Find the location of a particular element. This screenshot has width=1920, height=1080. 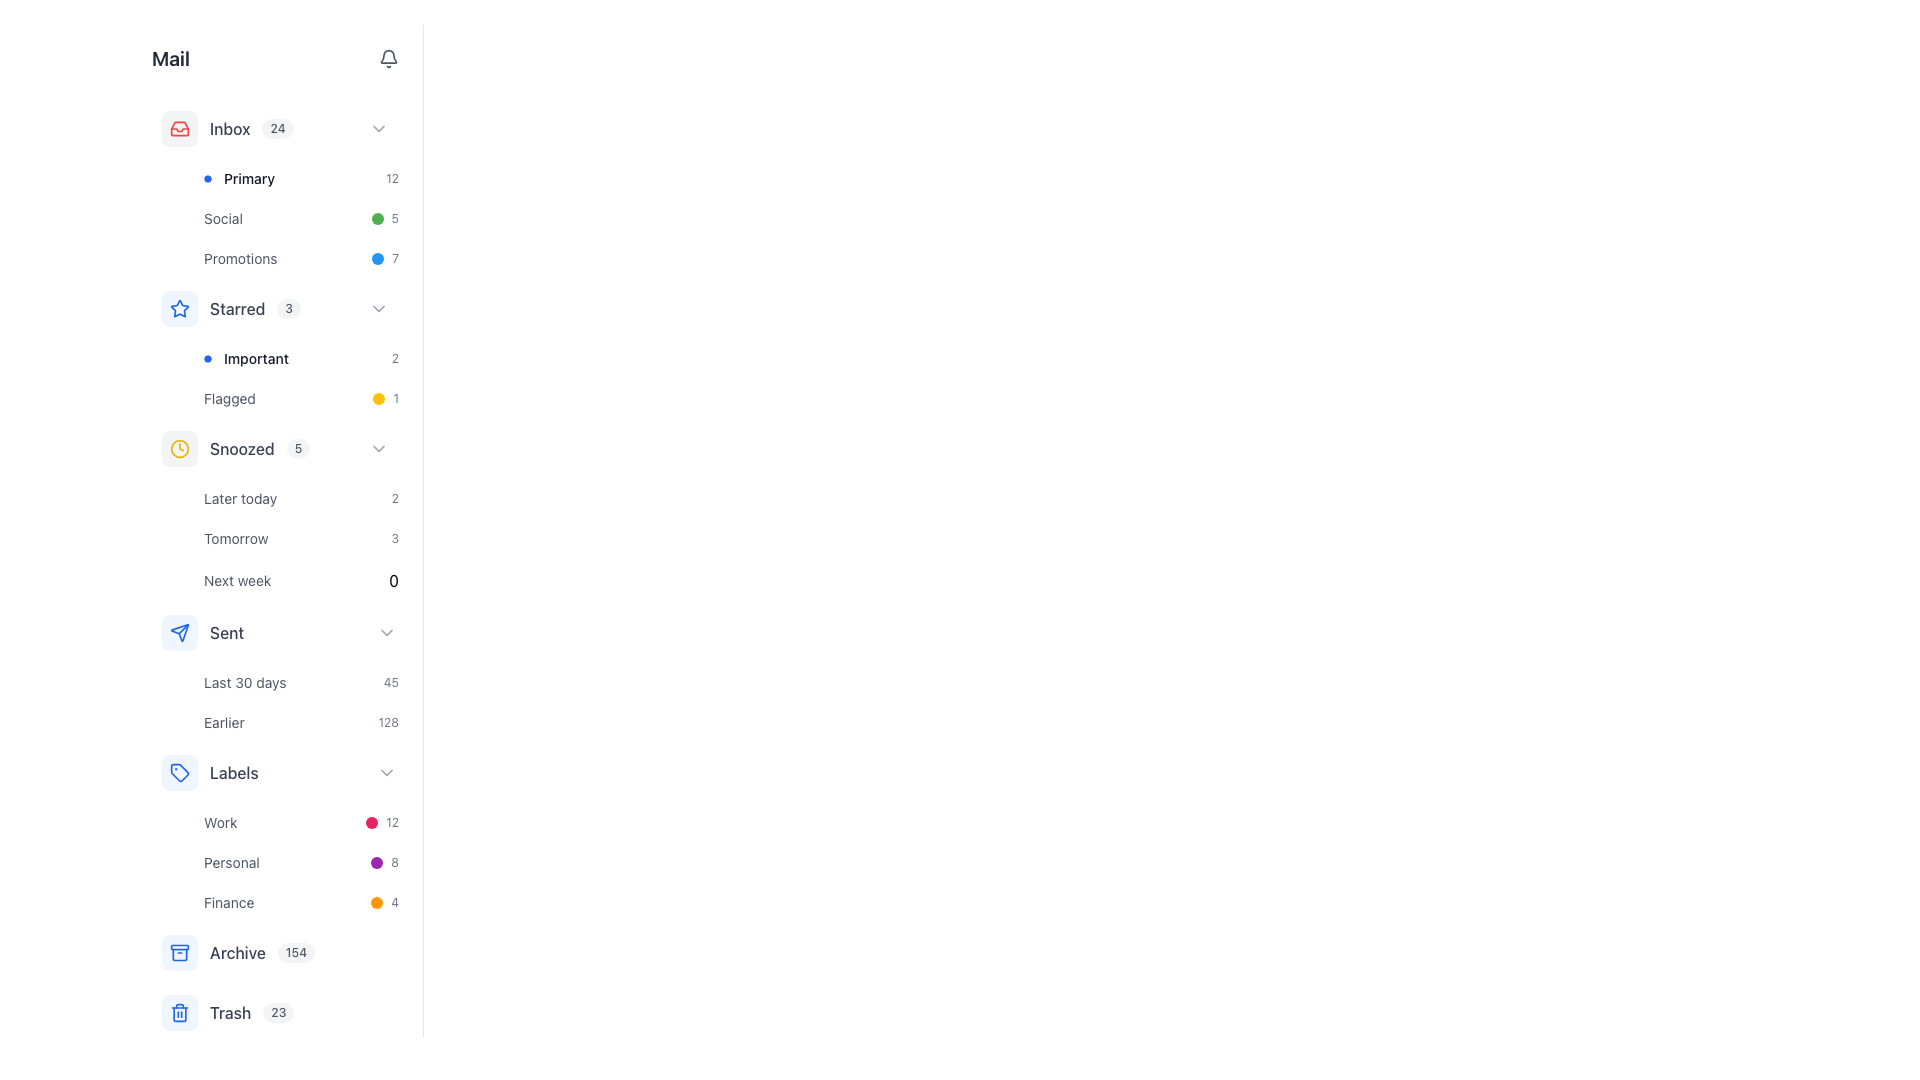

the Text label displaying 'Tomorrow' styled in gray font, which is the first item in the 'Snoozed' category list, located between 'Later today' and '3' is located at coordinates (236, 538).